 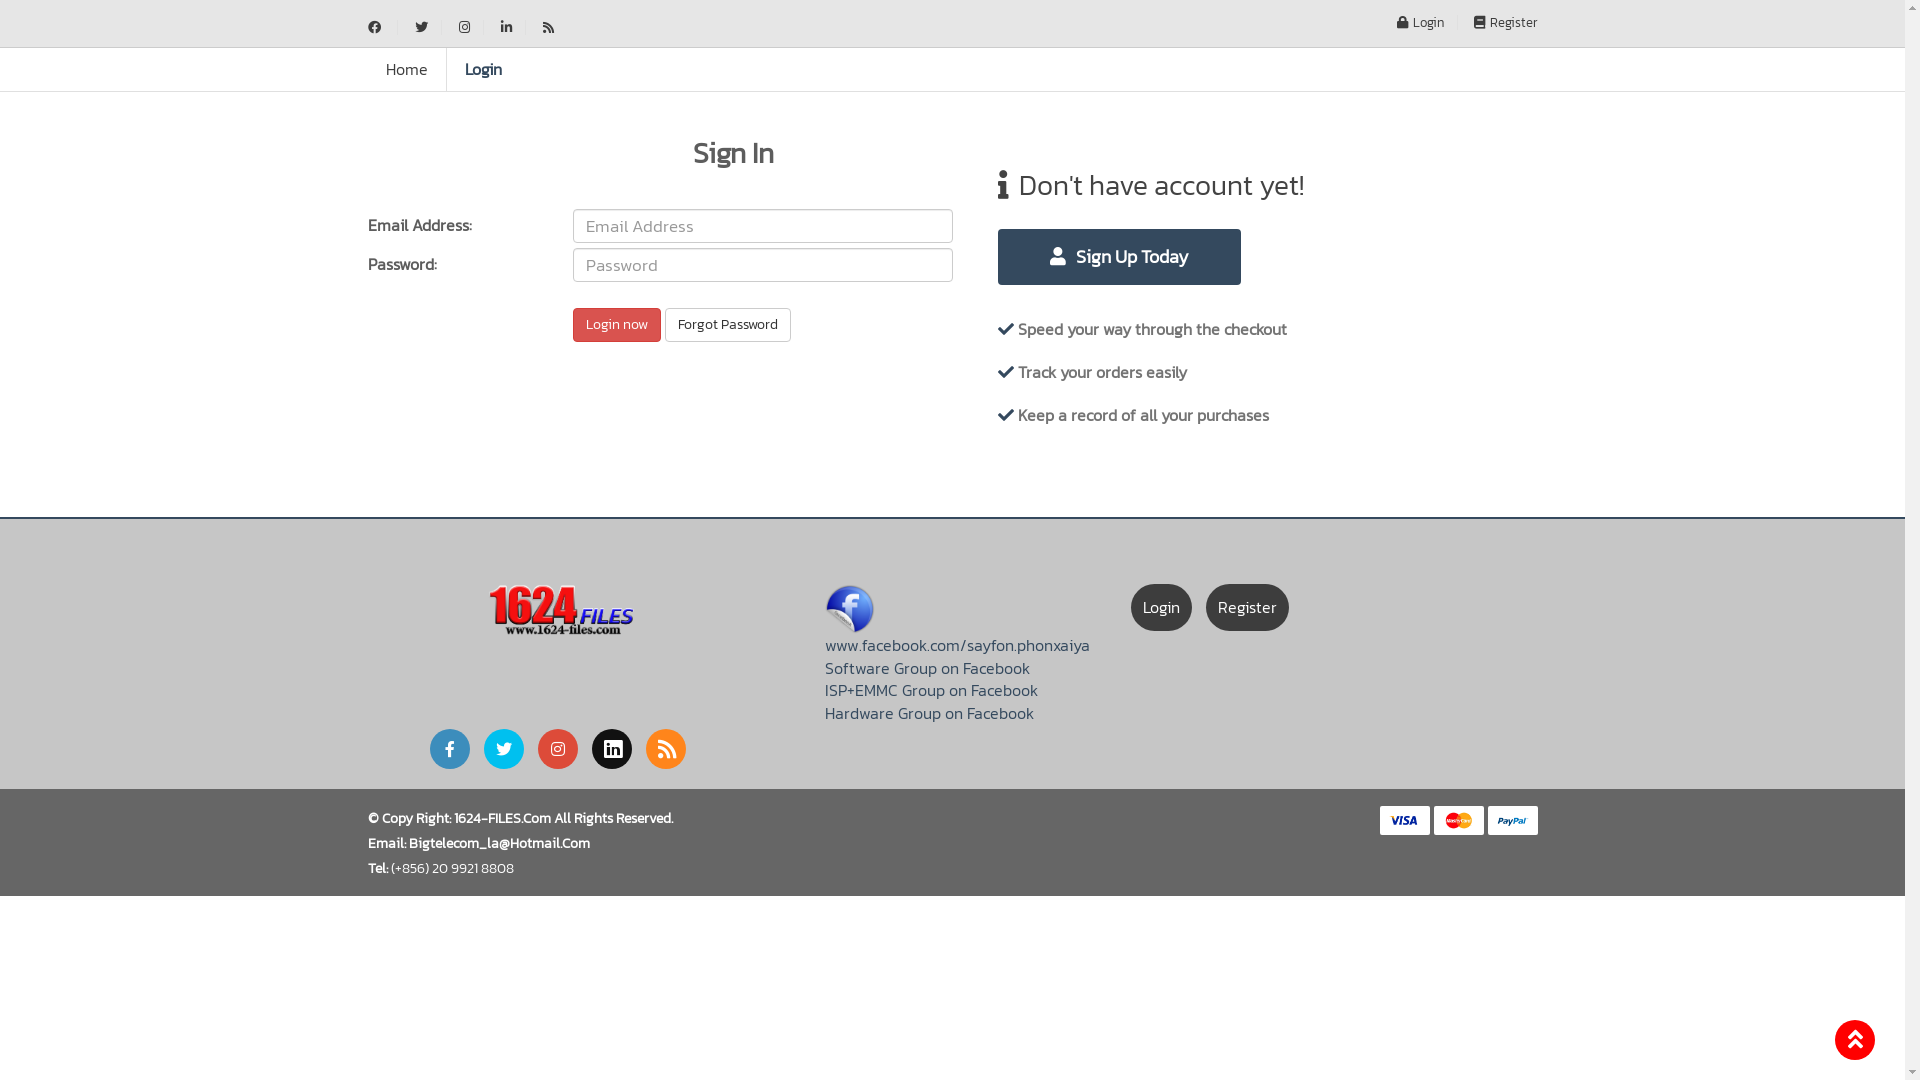 What do you see at coordinates (502, 818) in the screenshot?
I see `'1624-FILES.Com'` at bounding box center [502, 818].